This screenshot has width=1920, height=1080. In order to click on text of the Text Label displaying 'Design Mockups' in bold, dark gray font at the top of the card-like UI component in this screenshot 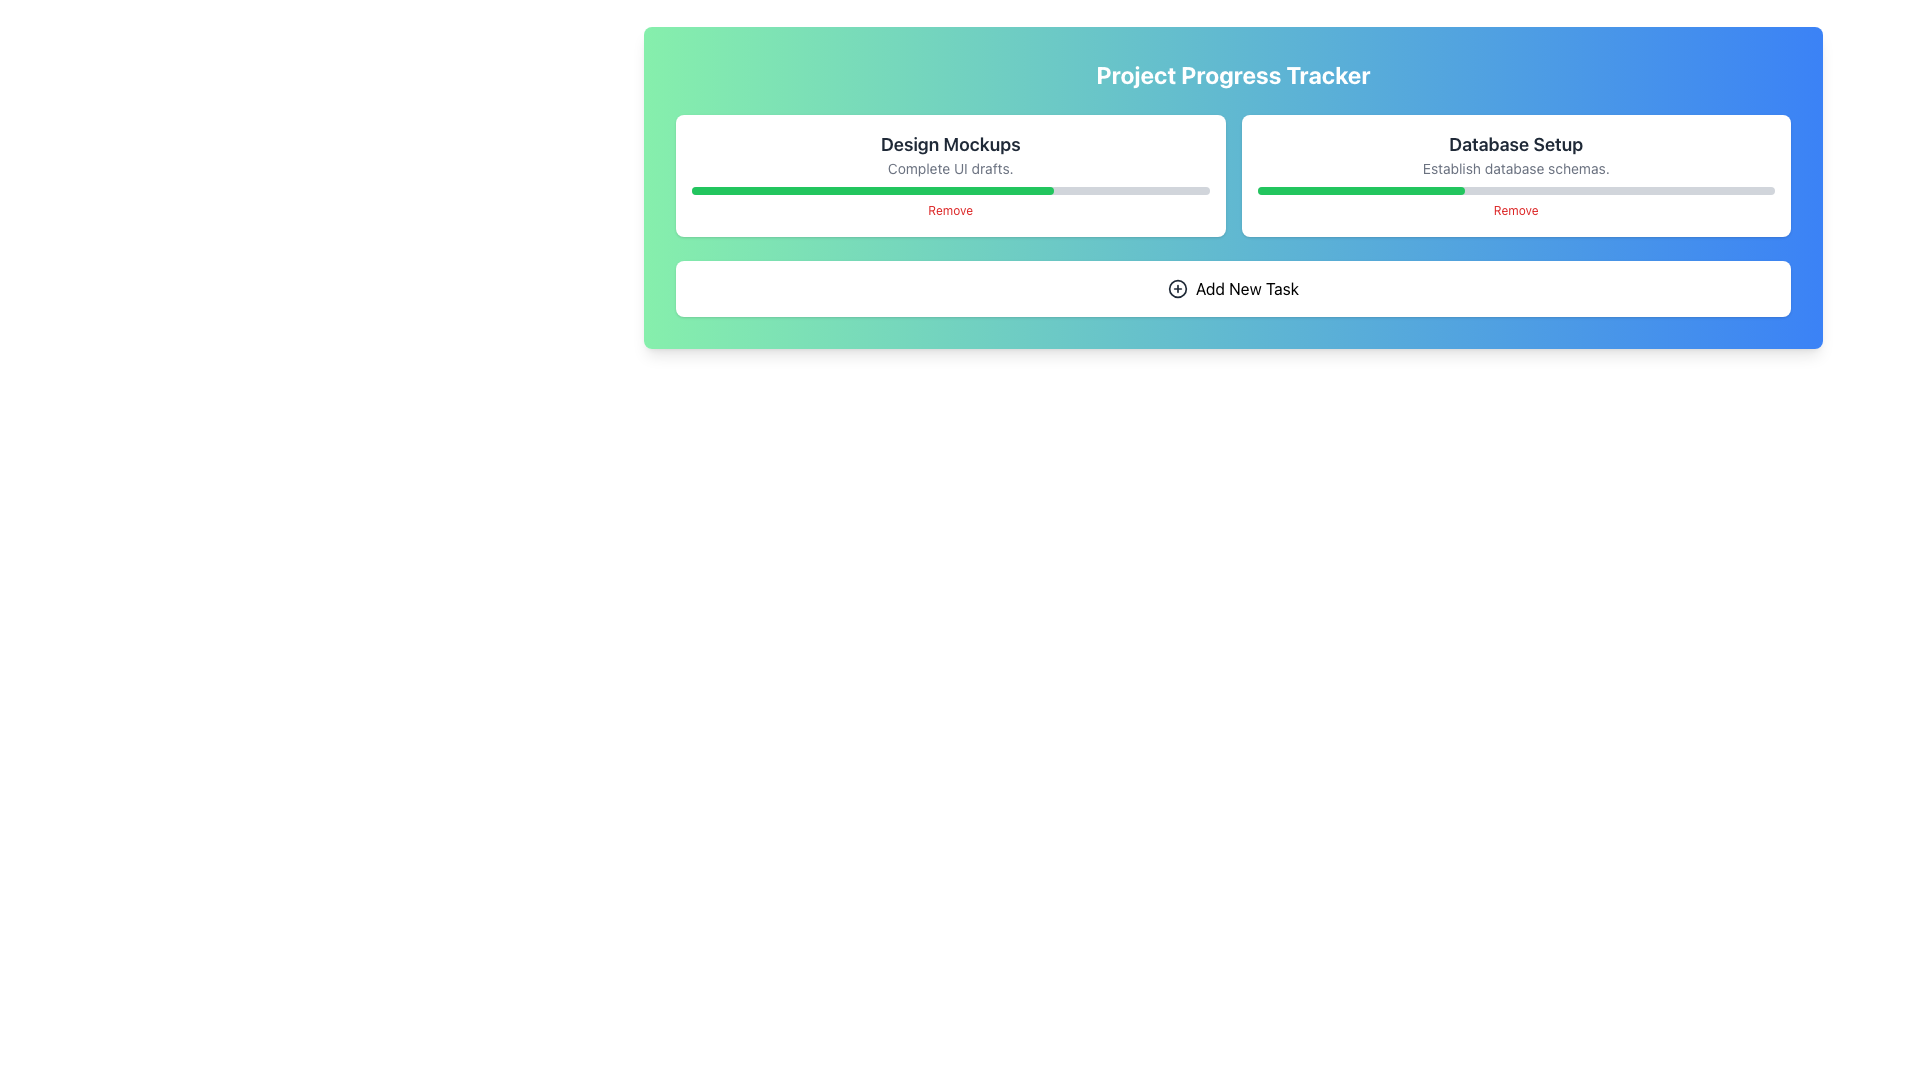, I will do `click(949, 144)`.